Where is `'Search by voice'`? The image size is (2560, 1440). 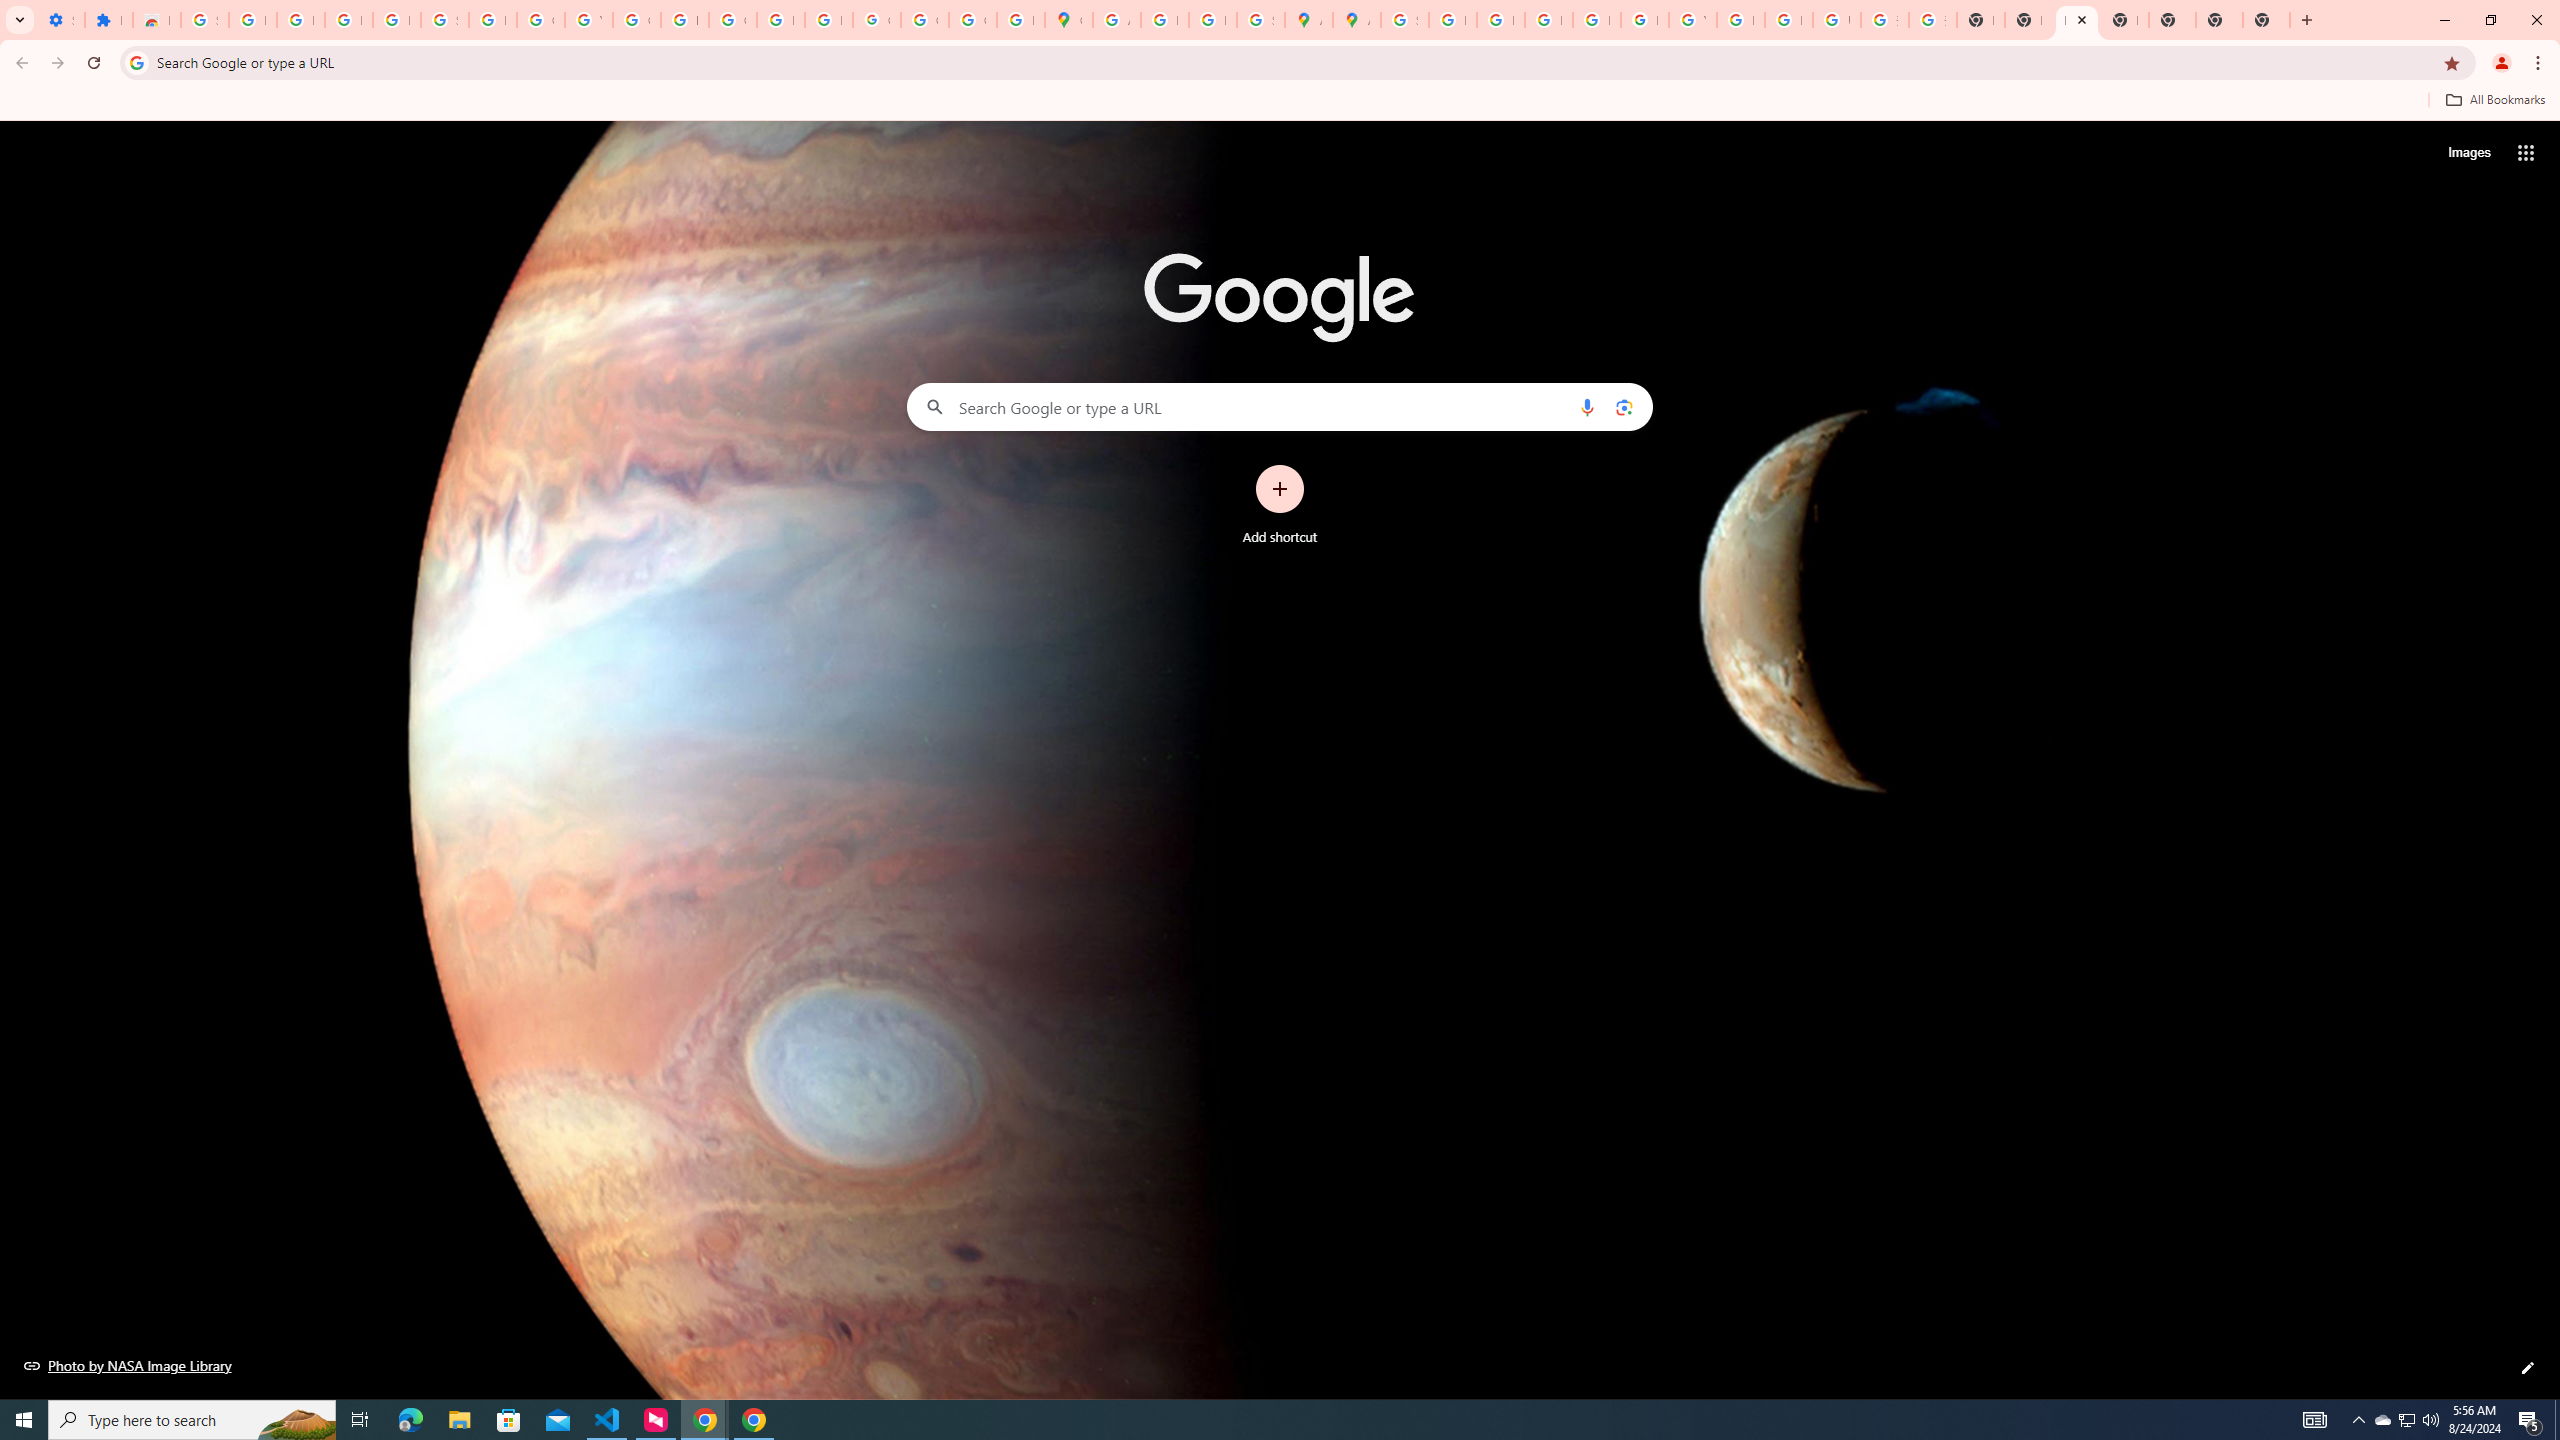
'Search by voice' is located at coordinates (1586, 405).